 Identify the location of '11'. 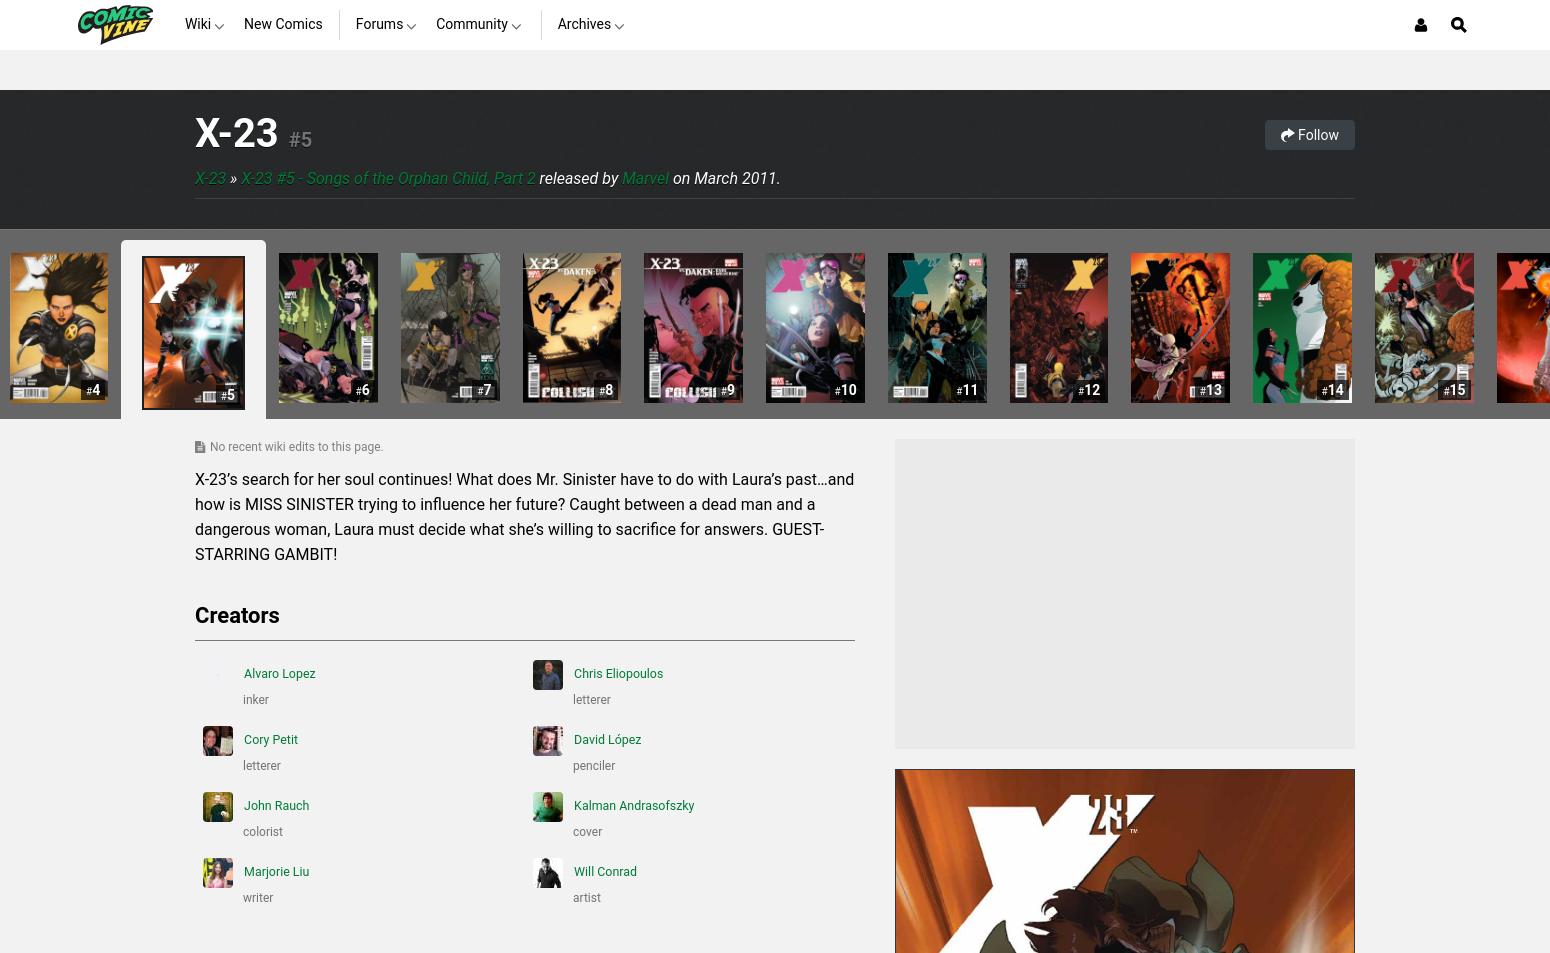
(968, 388).